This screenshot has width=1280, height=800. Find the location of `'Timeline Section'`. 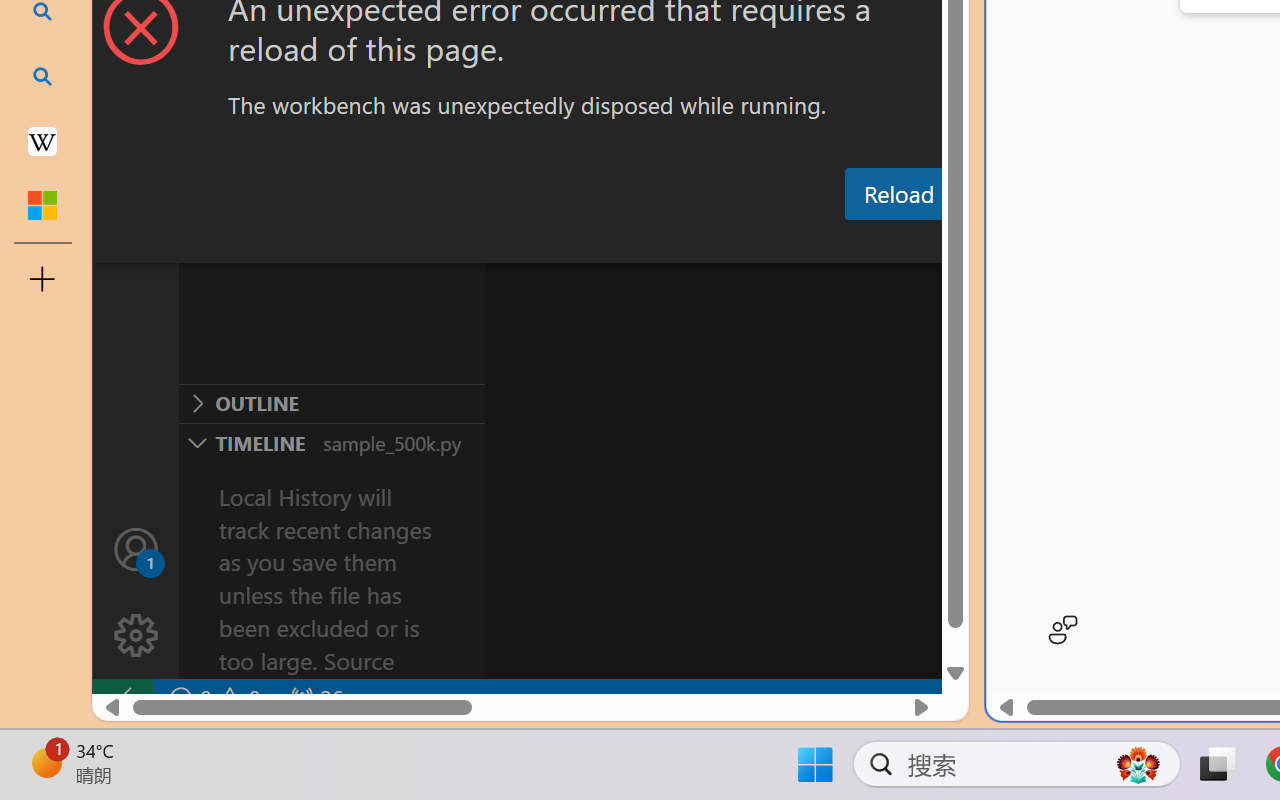

'Timeline Section' is located at coordinates (331, 441).